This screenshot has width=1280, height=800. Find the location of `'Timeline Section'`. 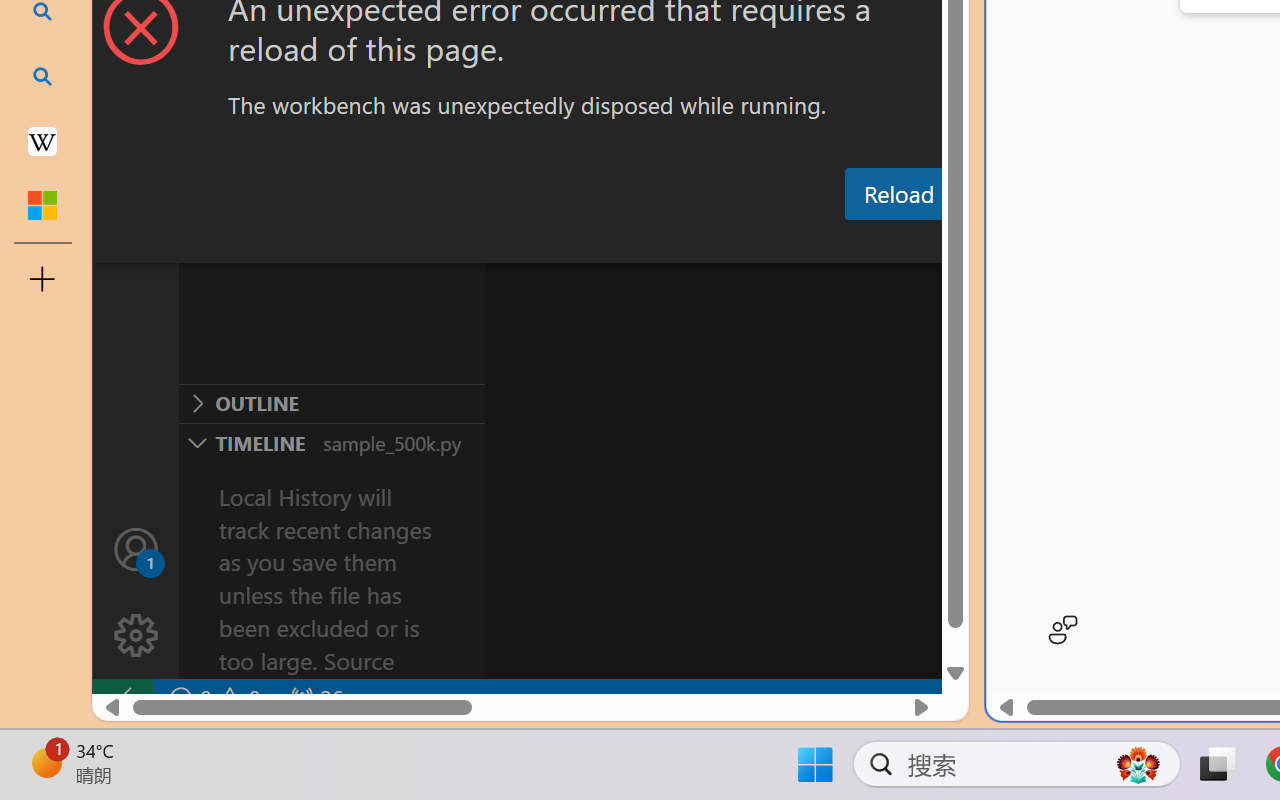

'Timeline Section' is located at coordinates (331, 441).